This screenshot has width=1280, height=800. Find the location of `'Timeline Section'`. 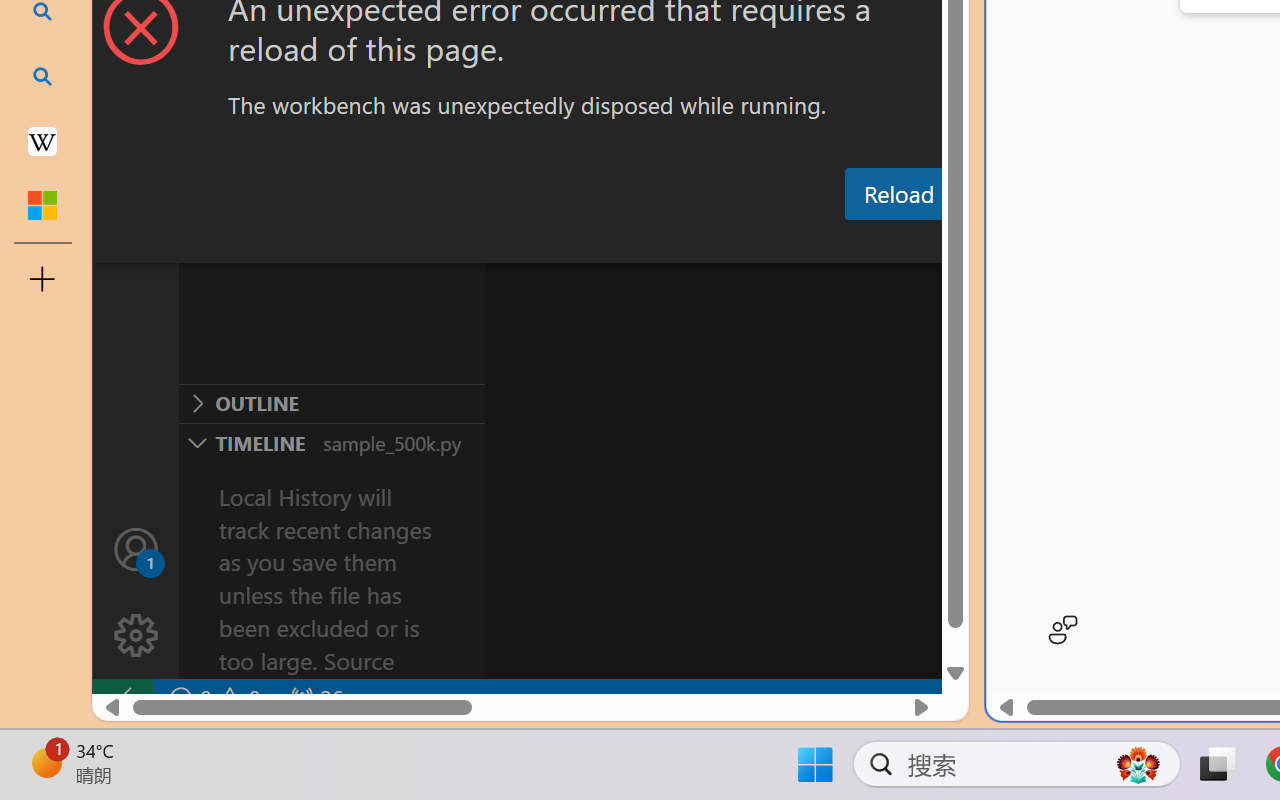

'Timeline Section' is located at coordinates (331, 441).